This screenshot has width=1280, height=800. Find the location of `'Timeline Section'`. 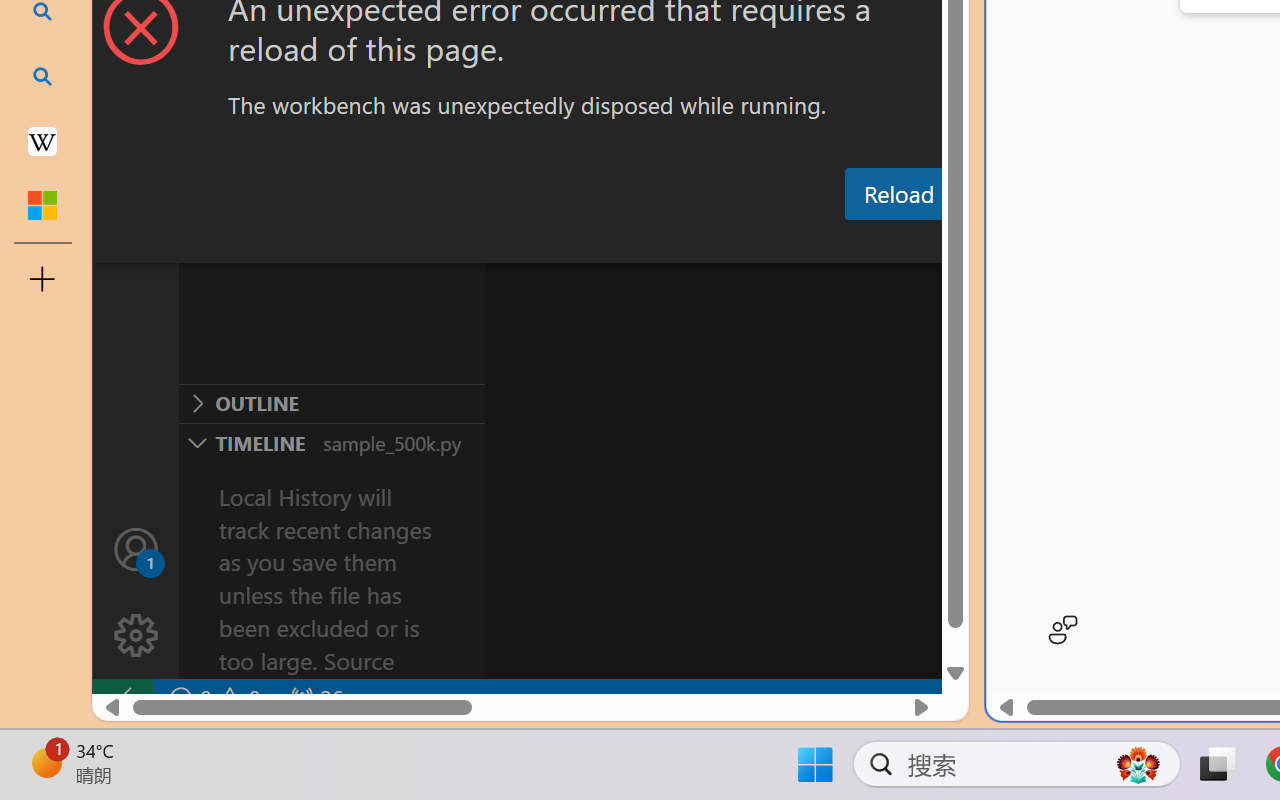

'Timeline Section' is located at coordinates (331, 441).